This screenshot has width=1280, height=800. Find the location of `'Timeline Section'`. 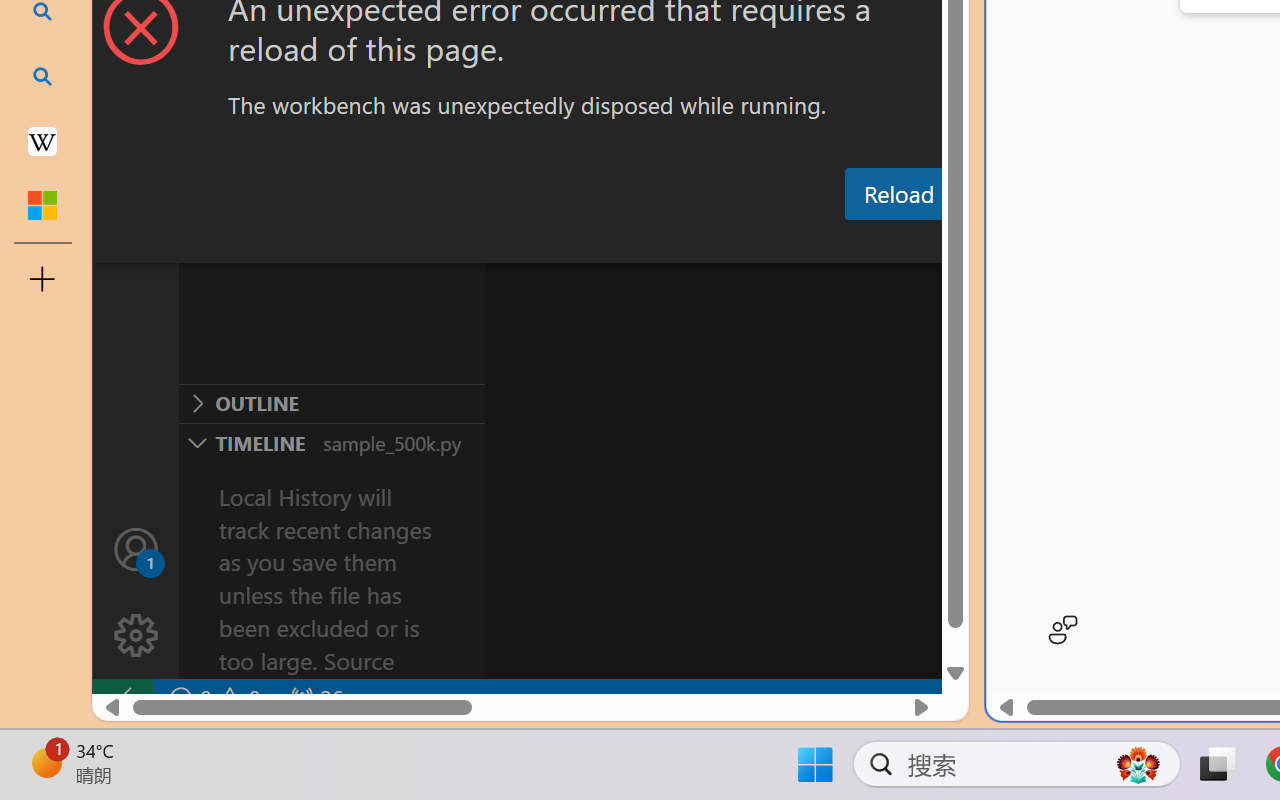

'Timeline Section' is located at coordinates (331, 441).